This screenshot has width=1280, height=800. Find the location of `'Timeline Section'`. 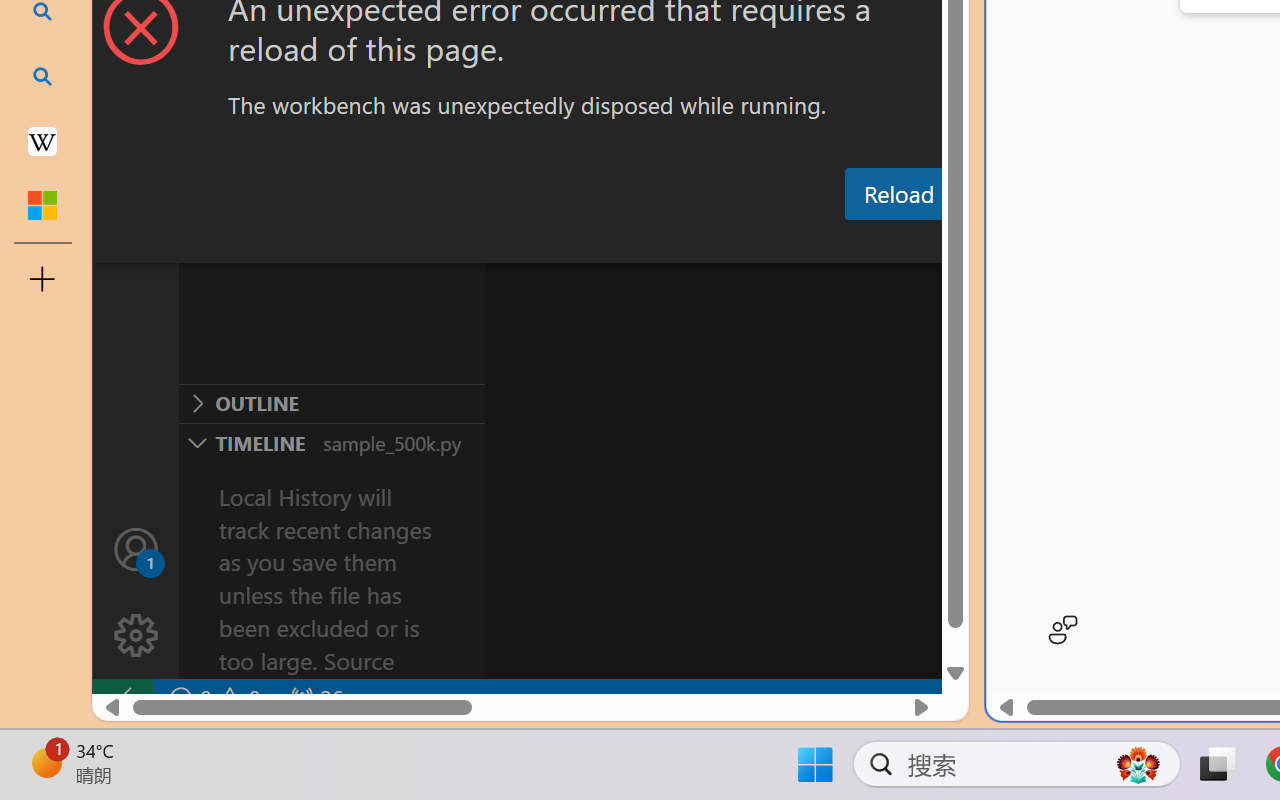

'Timeline Section' is located at coordinates (331, 441).